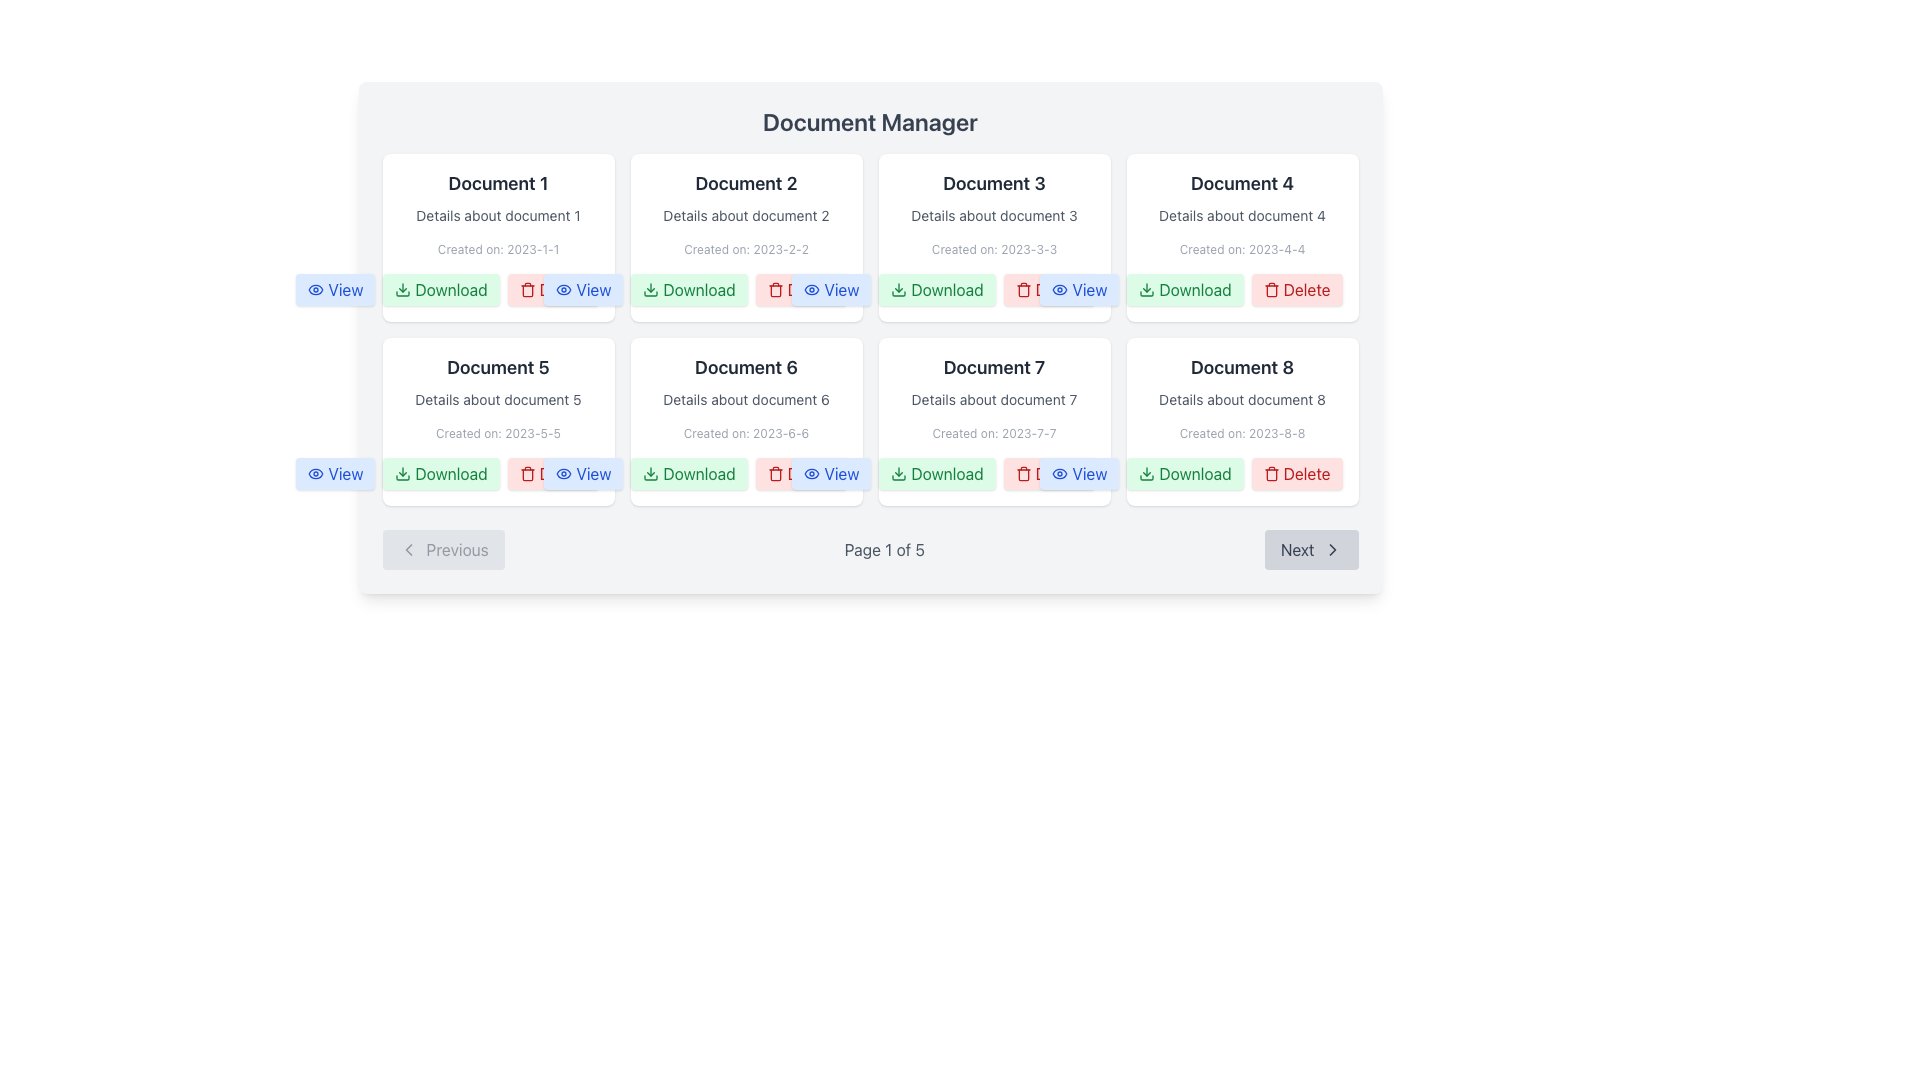  What do you see at coordinates (994, 216) in the screenshot?
I see `the text display reading 'Details about document 3' located below the title 'Document 3' in the Document Manager grid` at bounding box center [994, 216].